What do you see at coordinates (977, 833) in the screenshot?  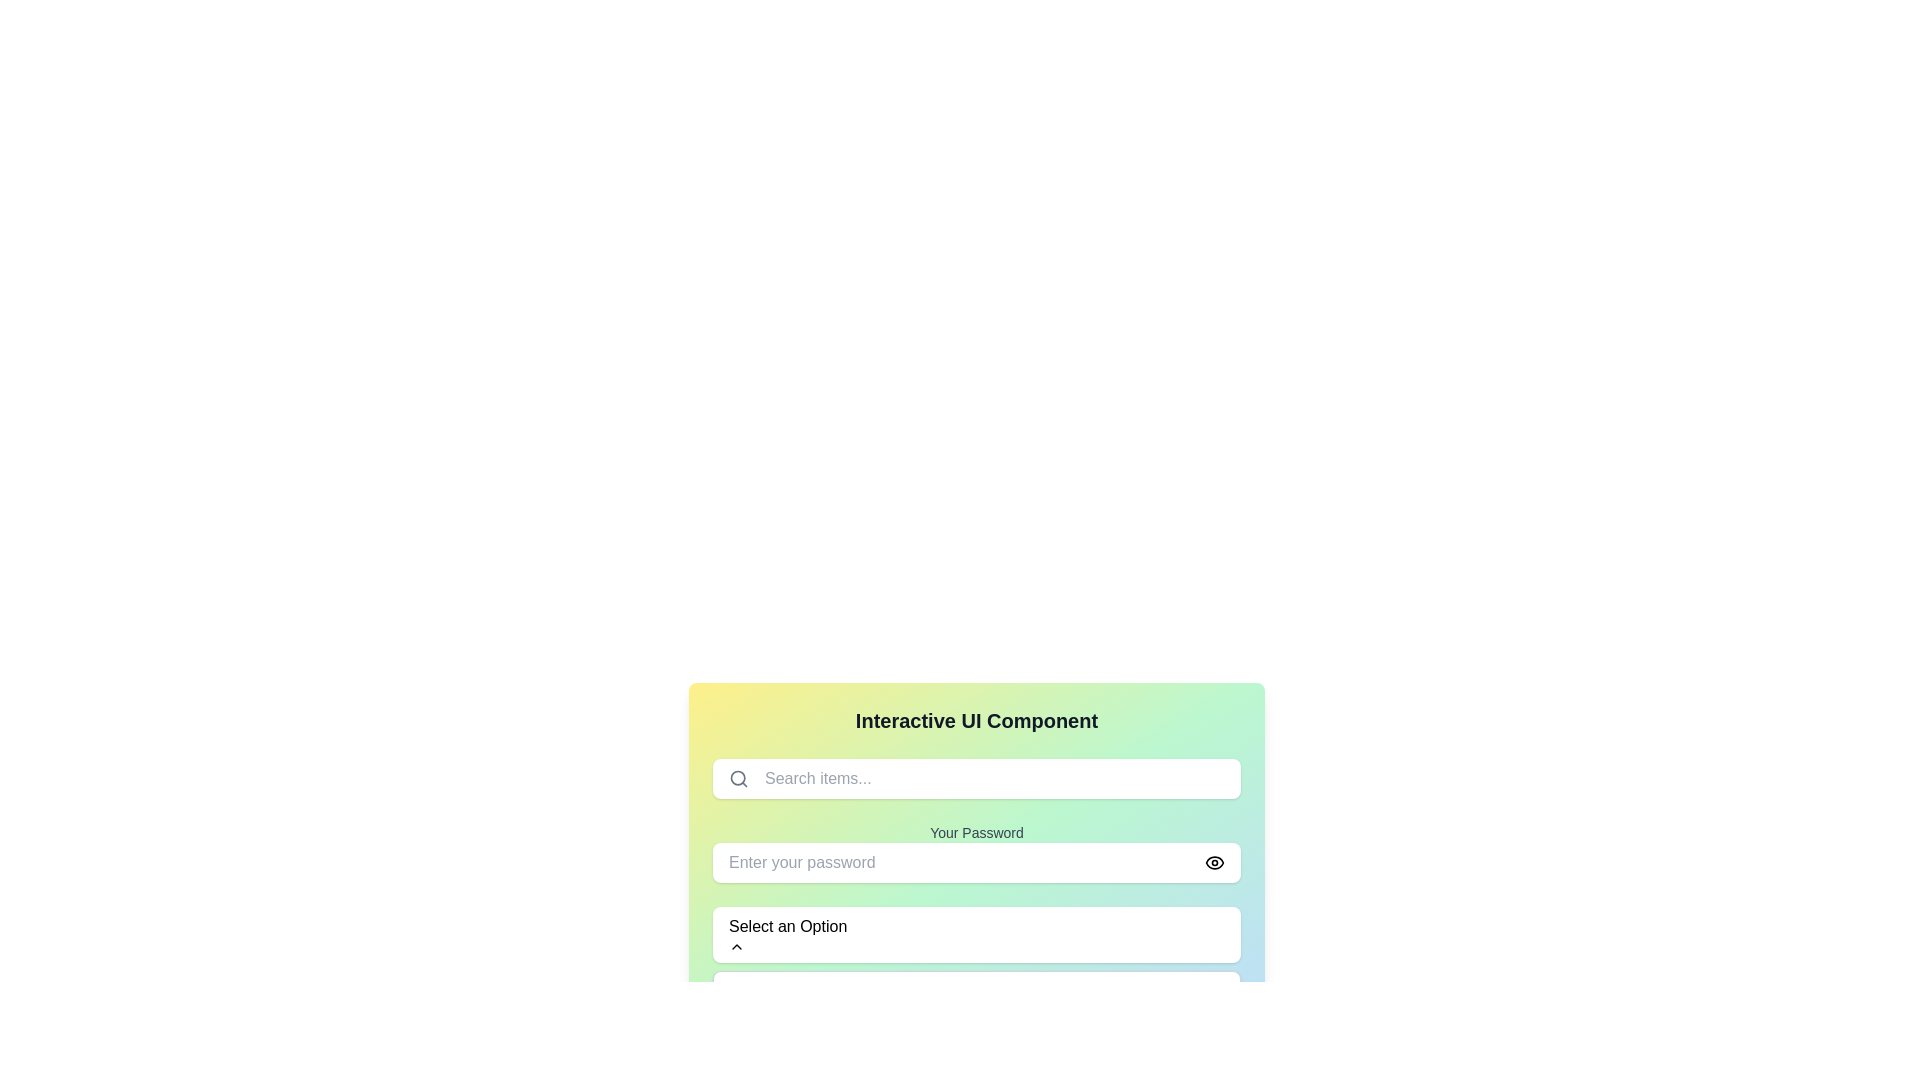 I see `the text label reading 'Your Password' which is styled in gray color and located above the password input field` at bounding box center [977, 833].